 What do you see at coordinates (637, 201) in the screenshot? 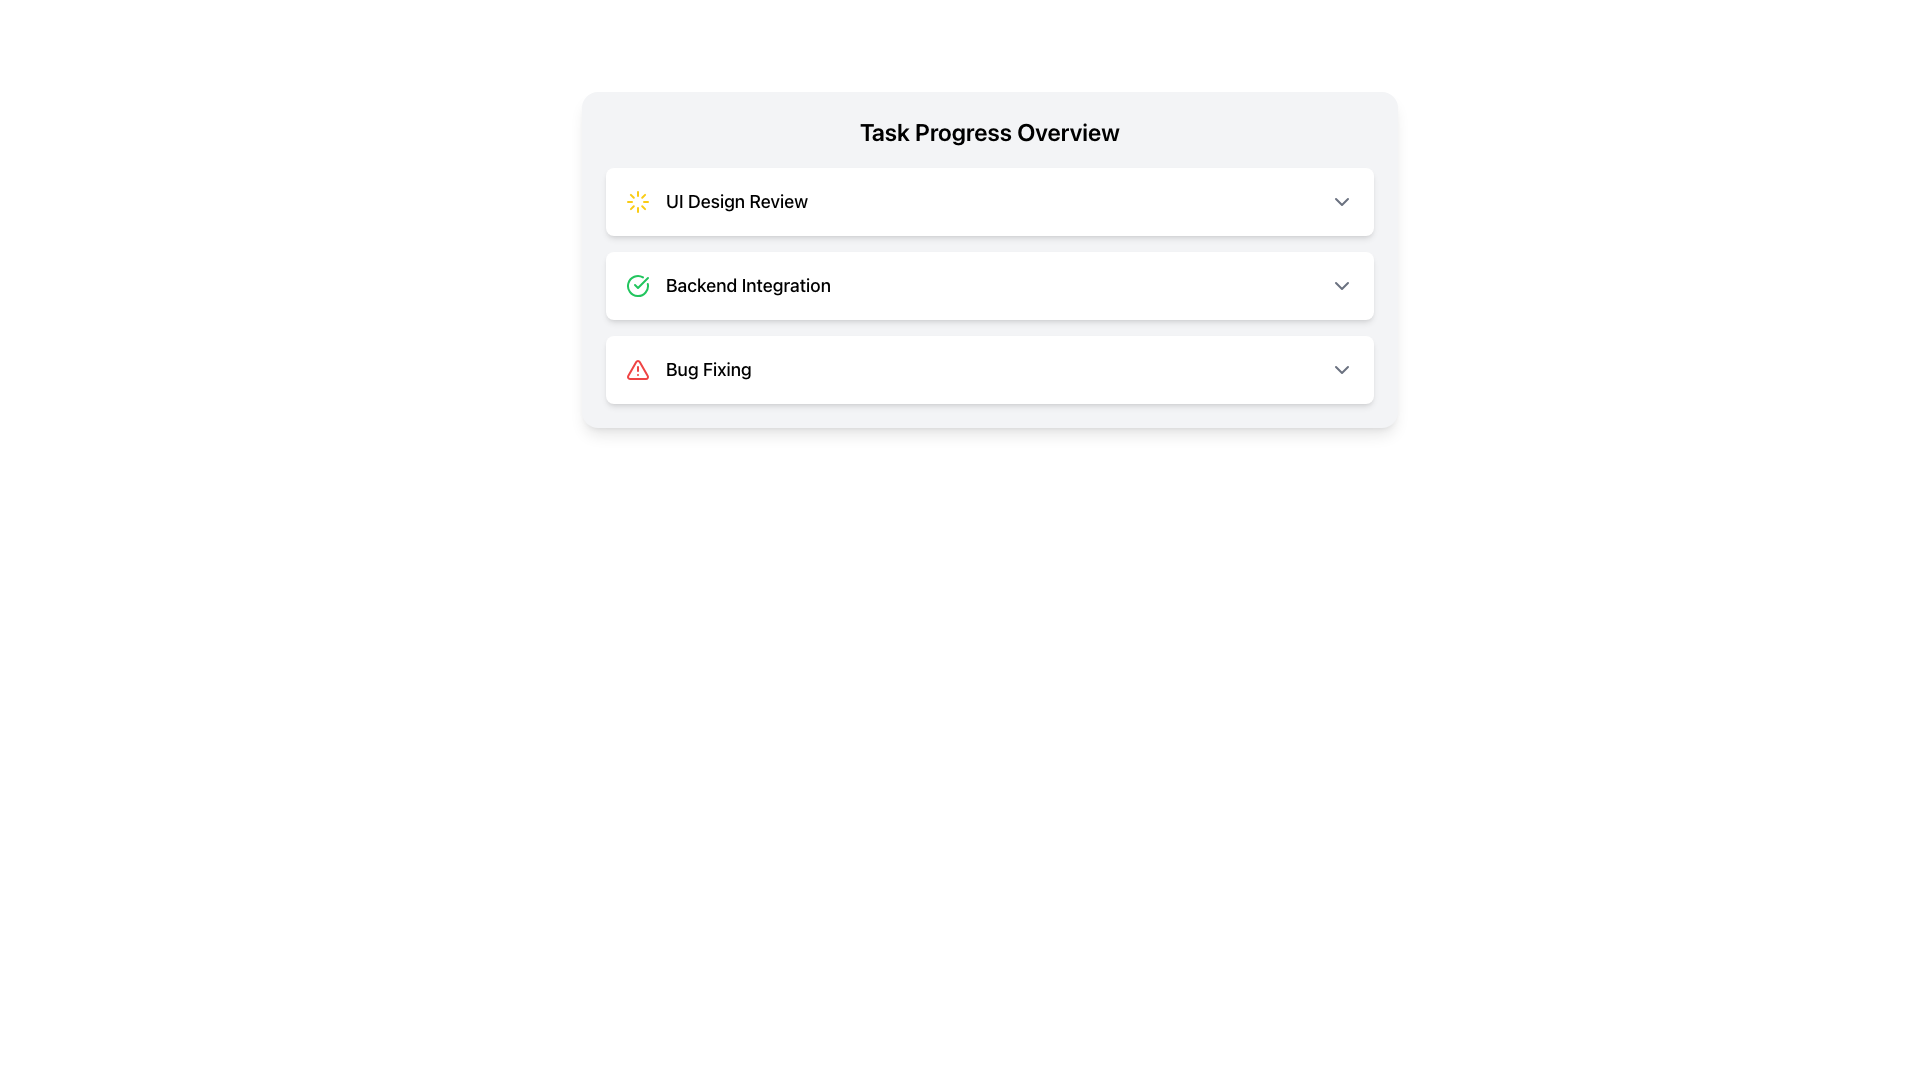
I see `the circular loader icon styled with a yellow hue, located to the left of the 'UI Design Review' text in the topmost row of the task list in the 'Task Progress Overview' section` at bounding box center [637, 201].